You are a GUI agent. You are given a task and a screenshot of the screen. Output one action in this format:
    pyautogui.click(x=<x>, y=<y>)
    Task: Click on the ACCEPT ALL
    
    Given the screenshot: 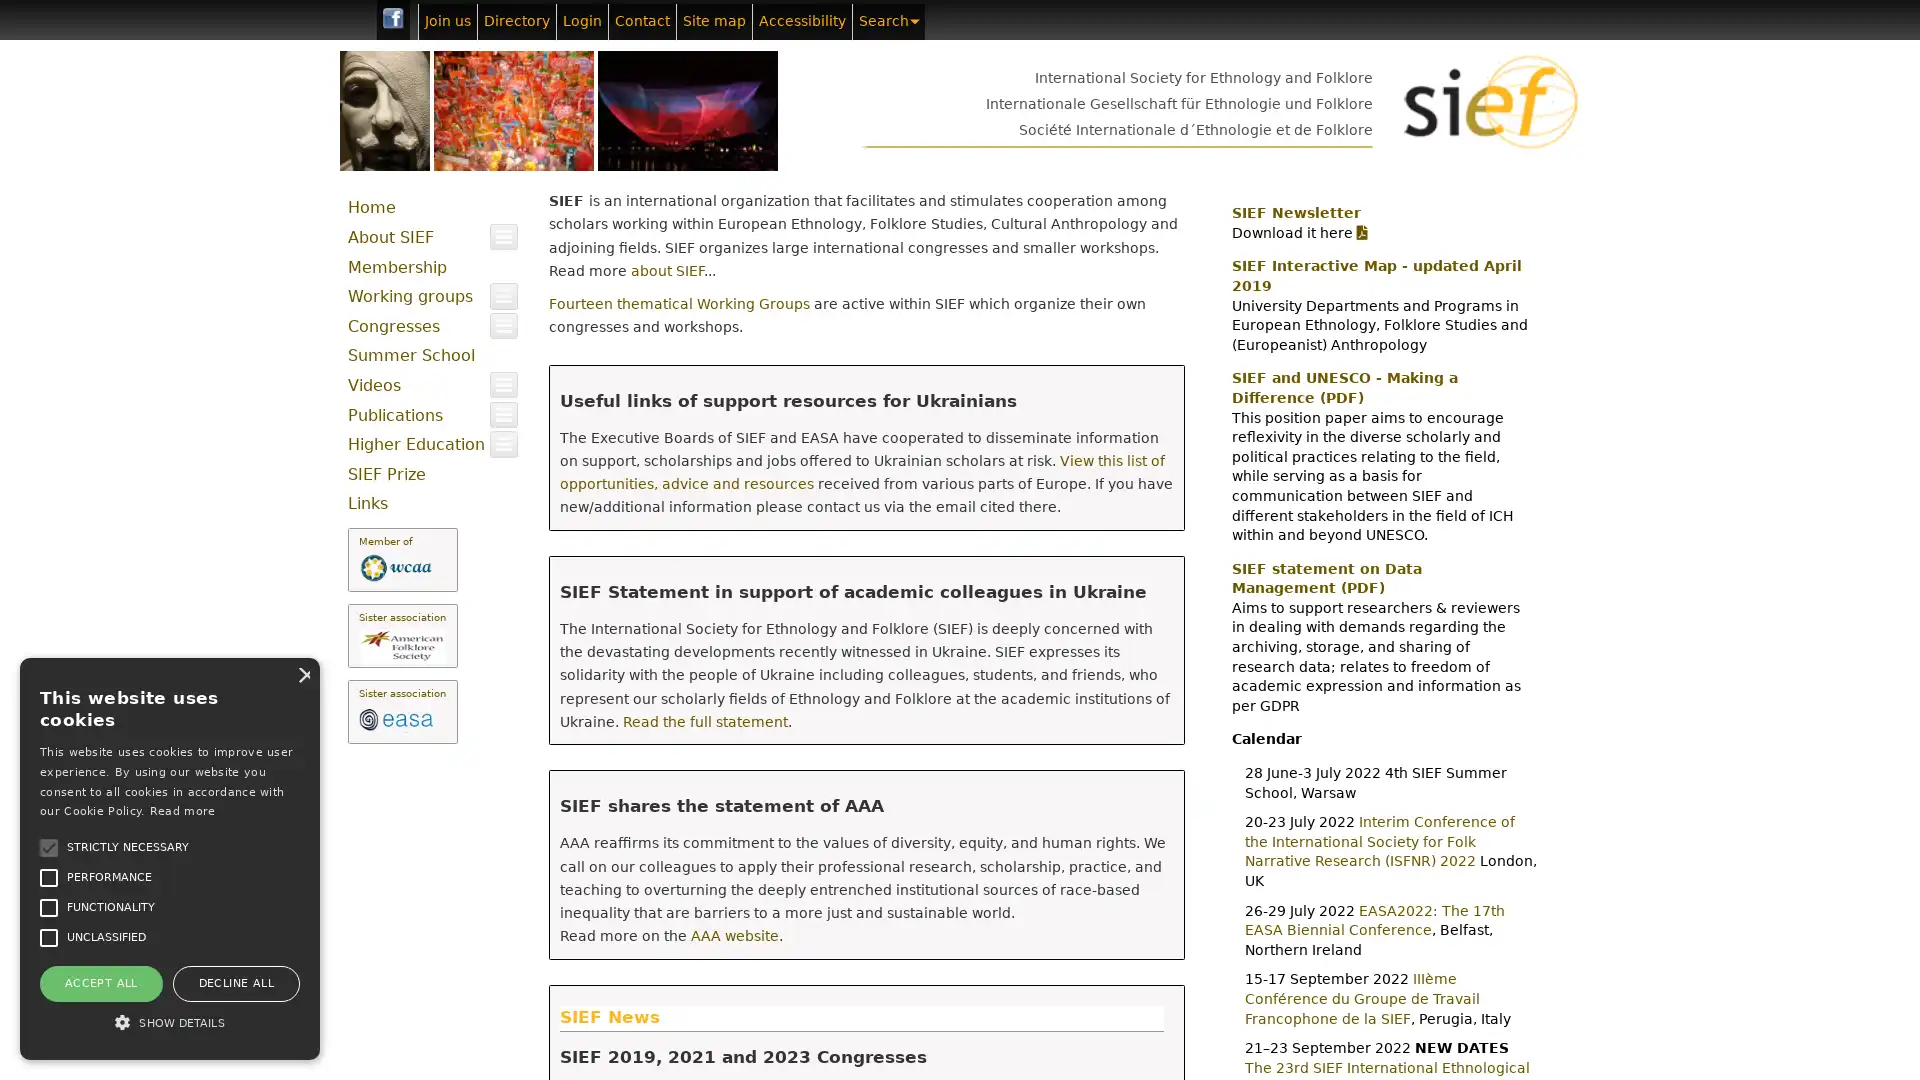 What is the action you would take?
    pyautogui.click(x=99, y=982)
    